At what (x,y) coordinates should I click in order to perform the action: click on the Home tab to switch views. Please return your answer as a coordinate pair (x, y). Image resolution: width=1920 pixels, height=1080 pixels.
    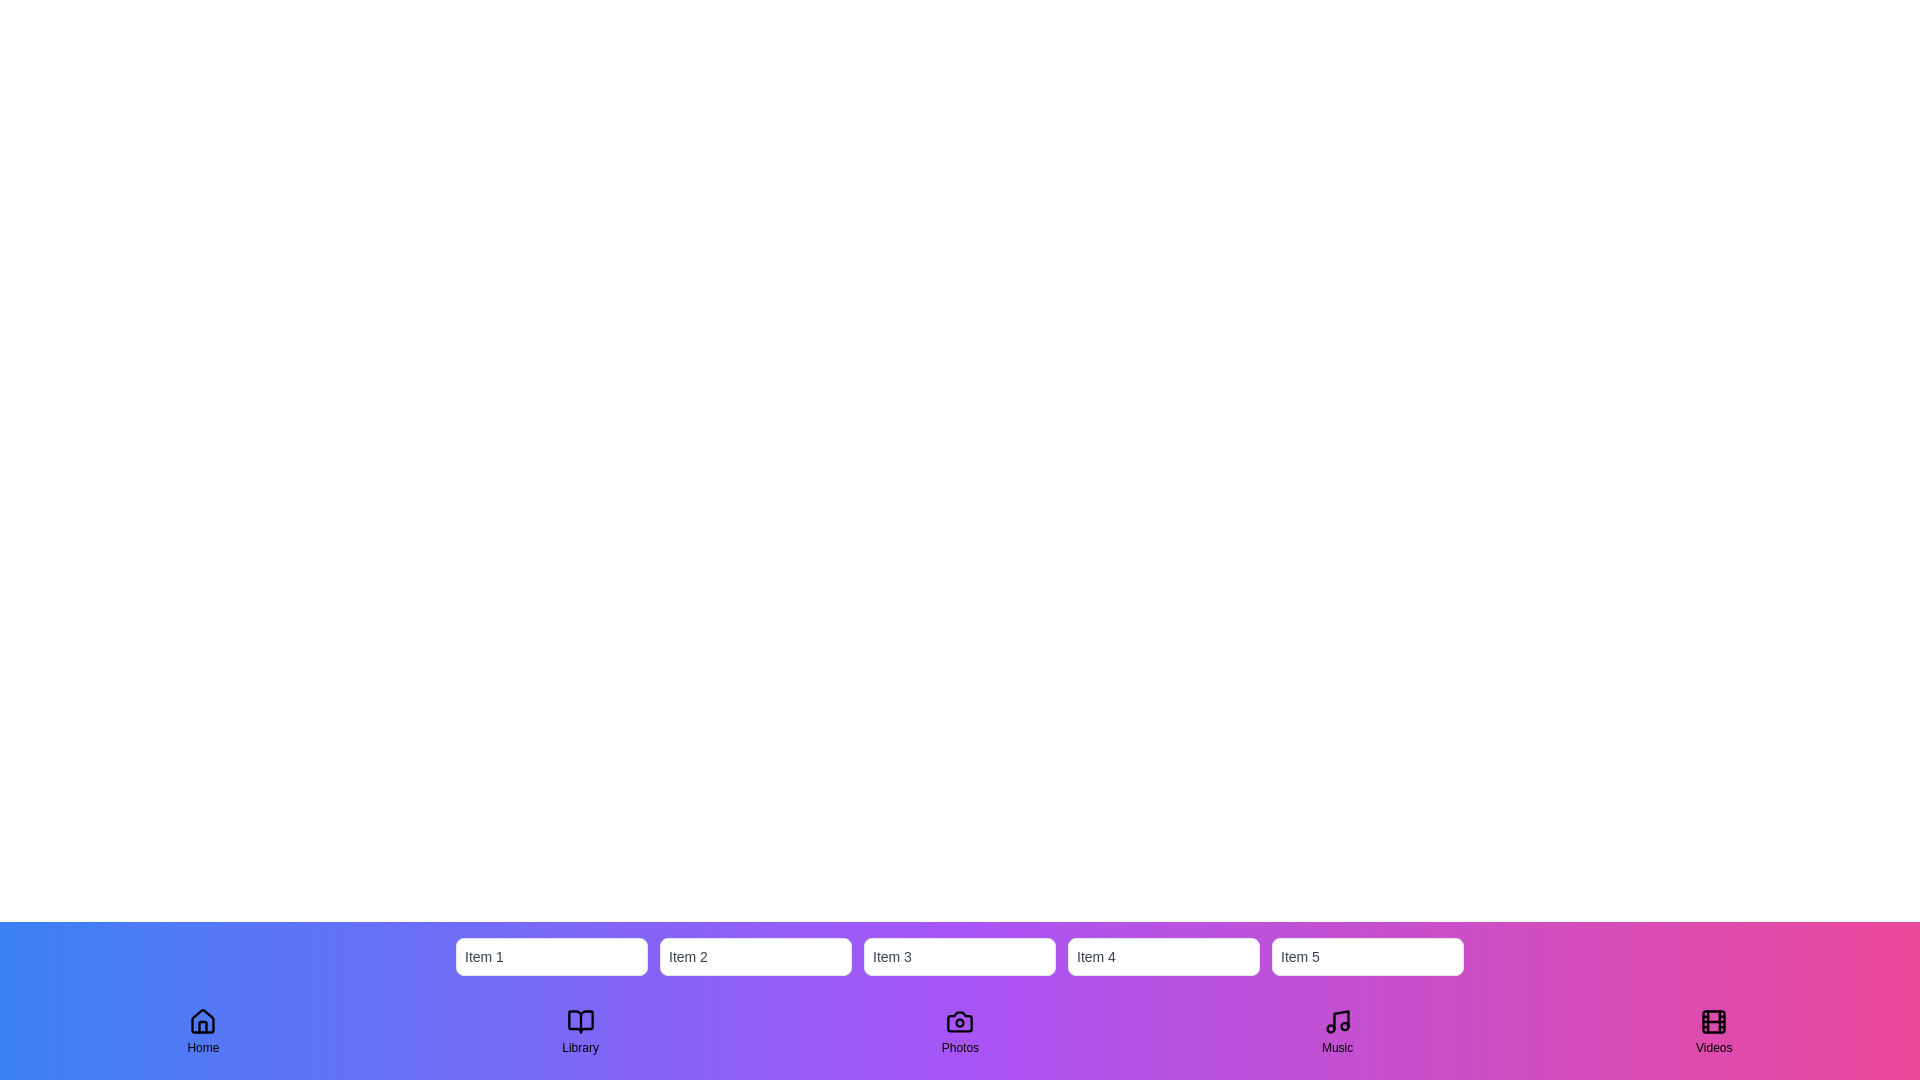
    Looking at the image, I should click on (202, 1032).